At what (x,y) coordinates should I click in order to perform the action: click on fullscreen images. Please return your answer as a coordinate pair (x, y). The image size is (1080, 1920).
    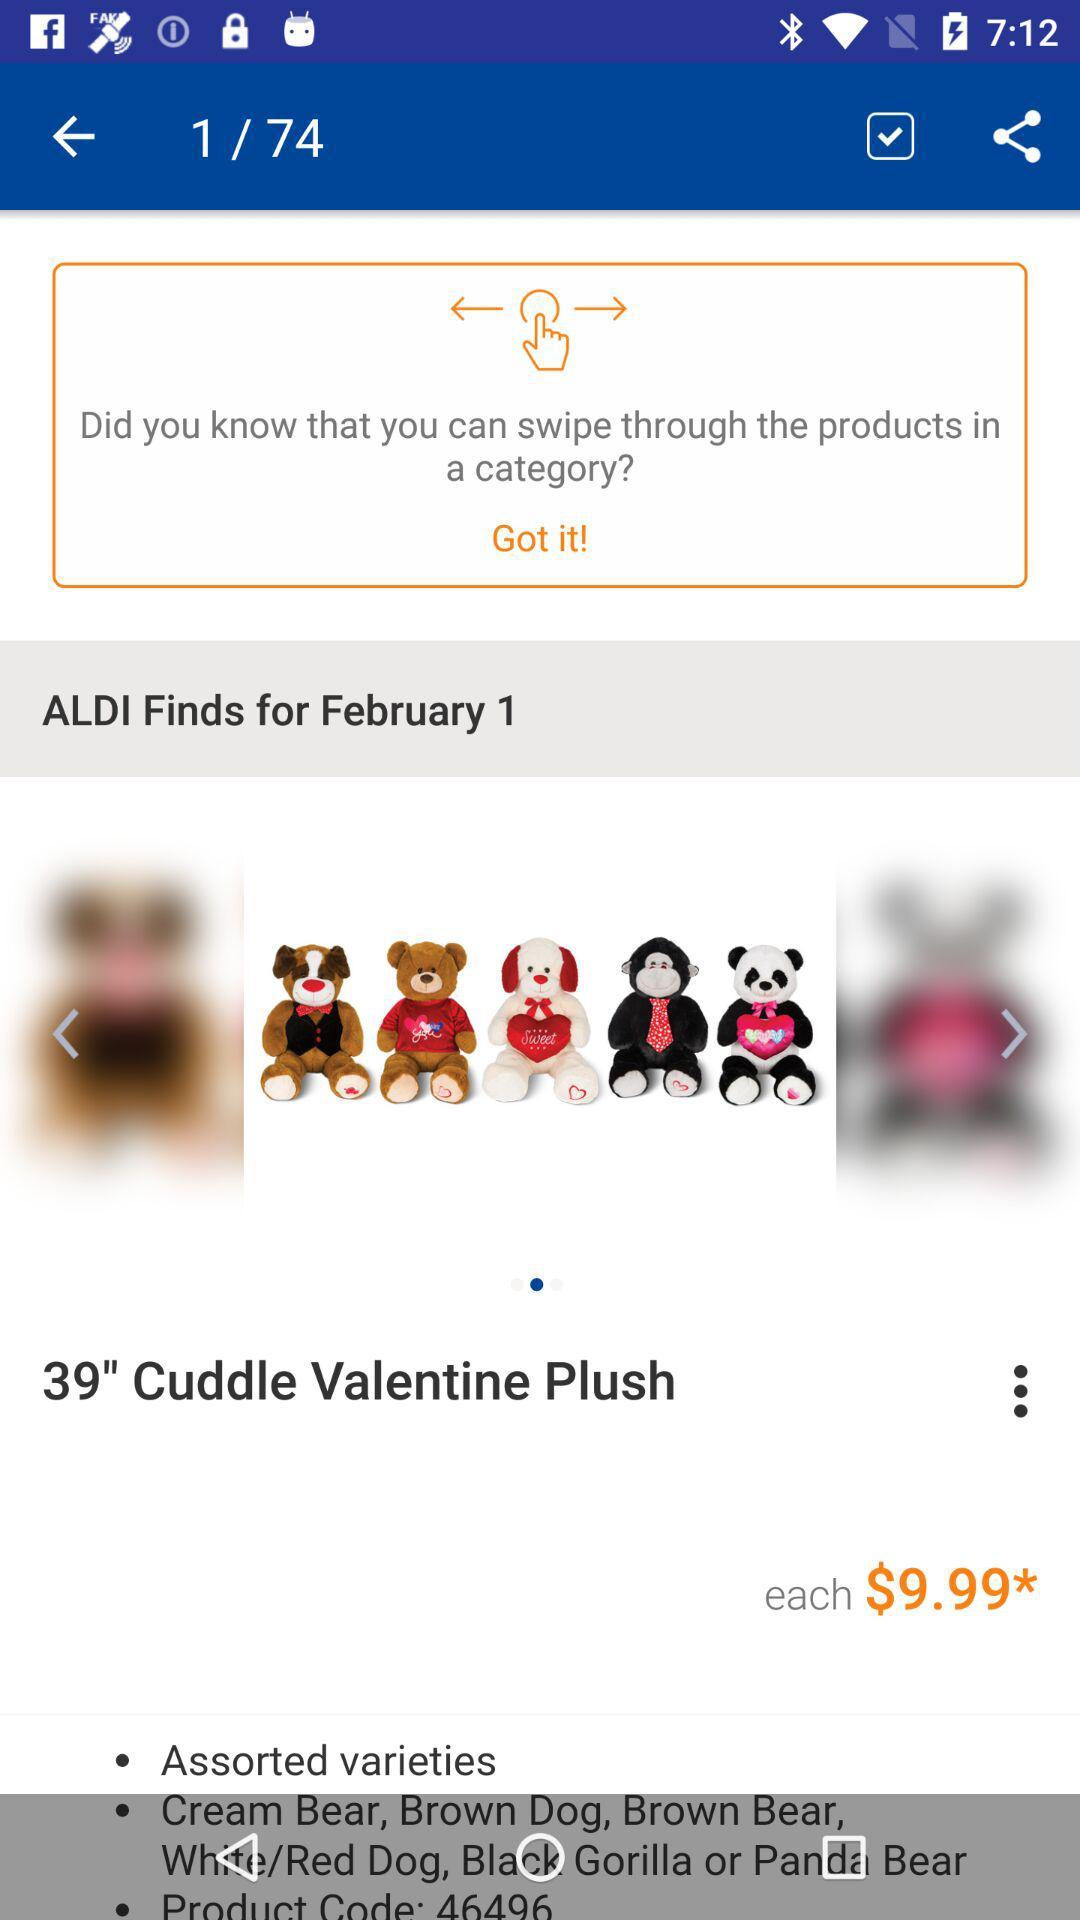
    Looking at the image, I should click on (540, 1017).